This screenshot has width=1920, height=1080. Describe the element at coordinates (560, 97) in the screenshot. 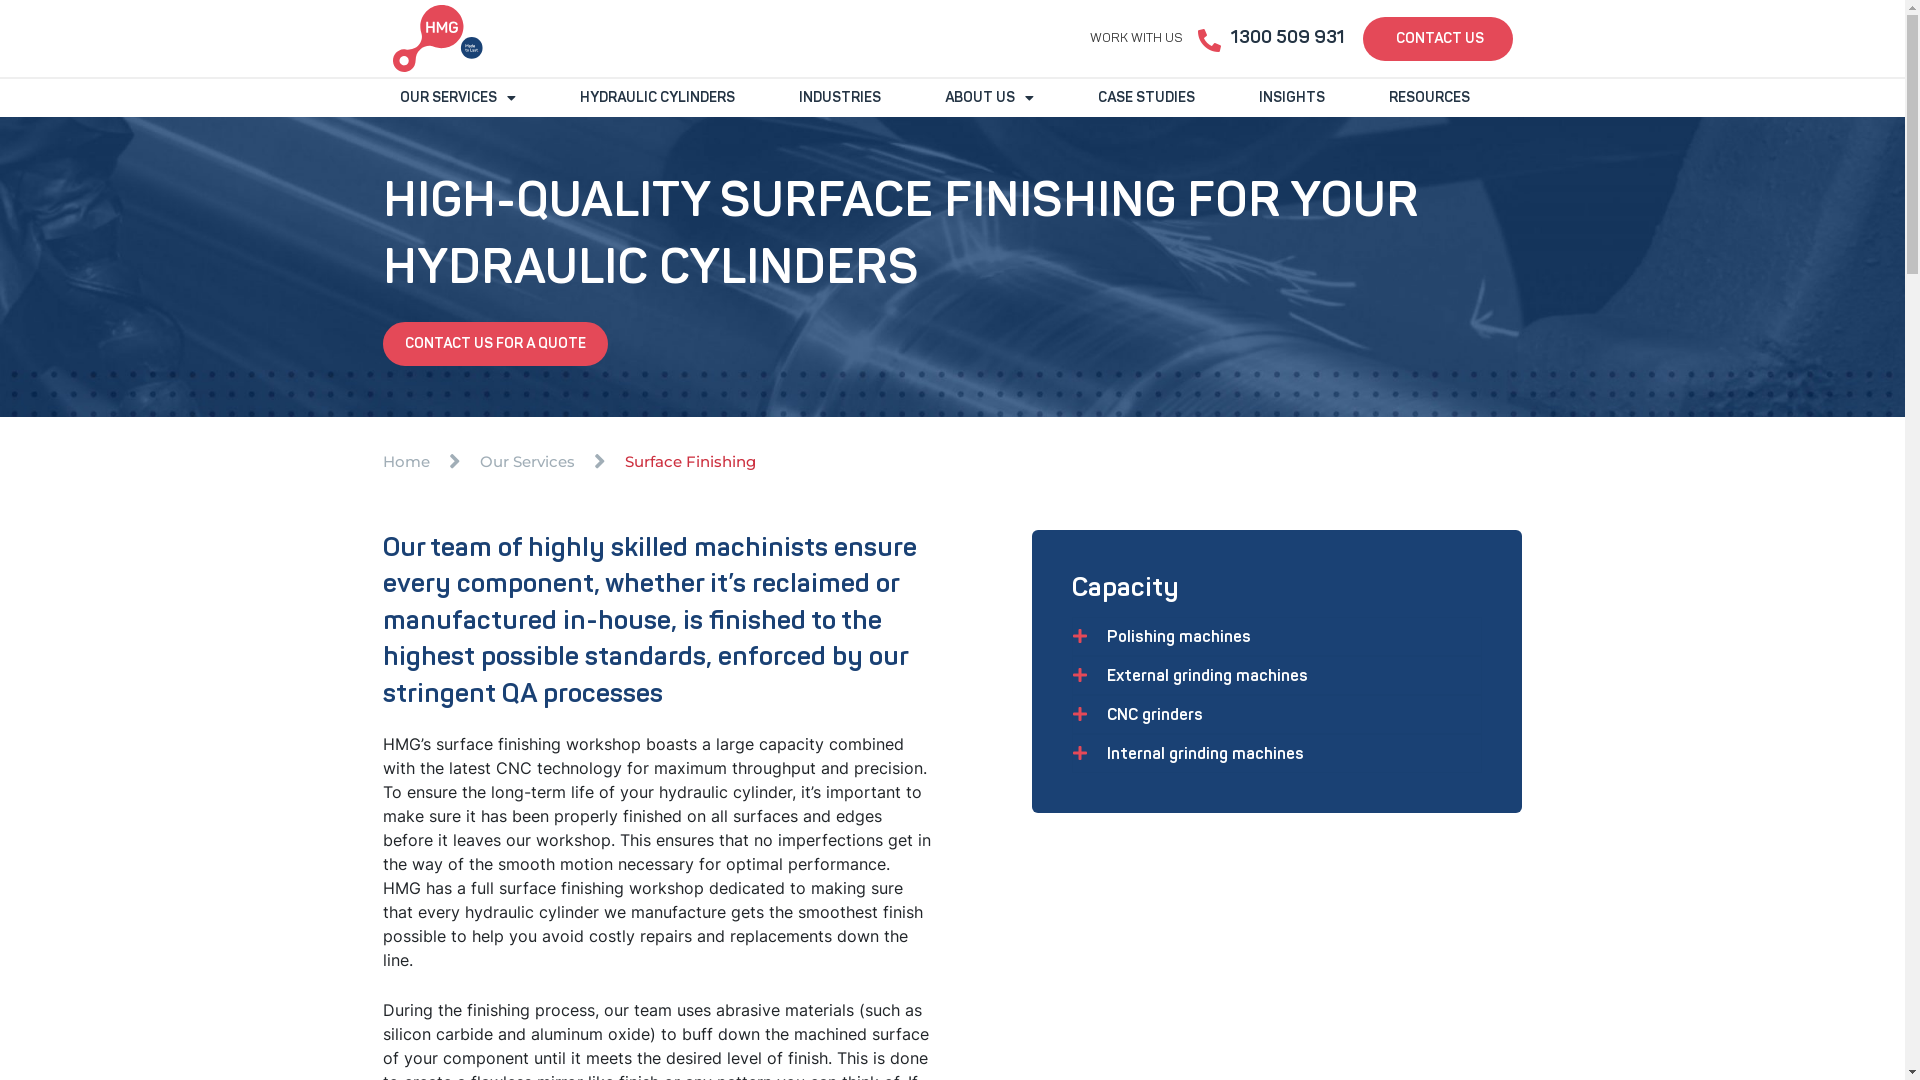

I see `'HYDRAULIC CYLINDERS'` at that location.